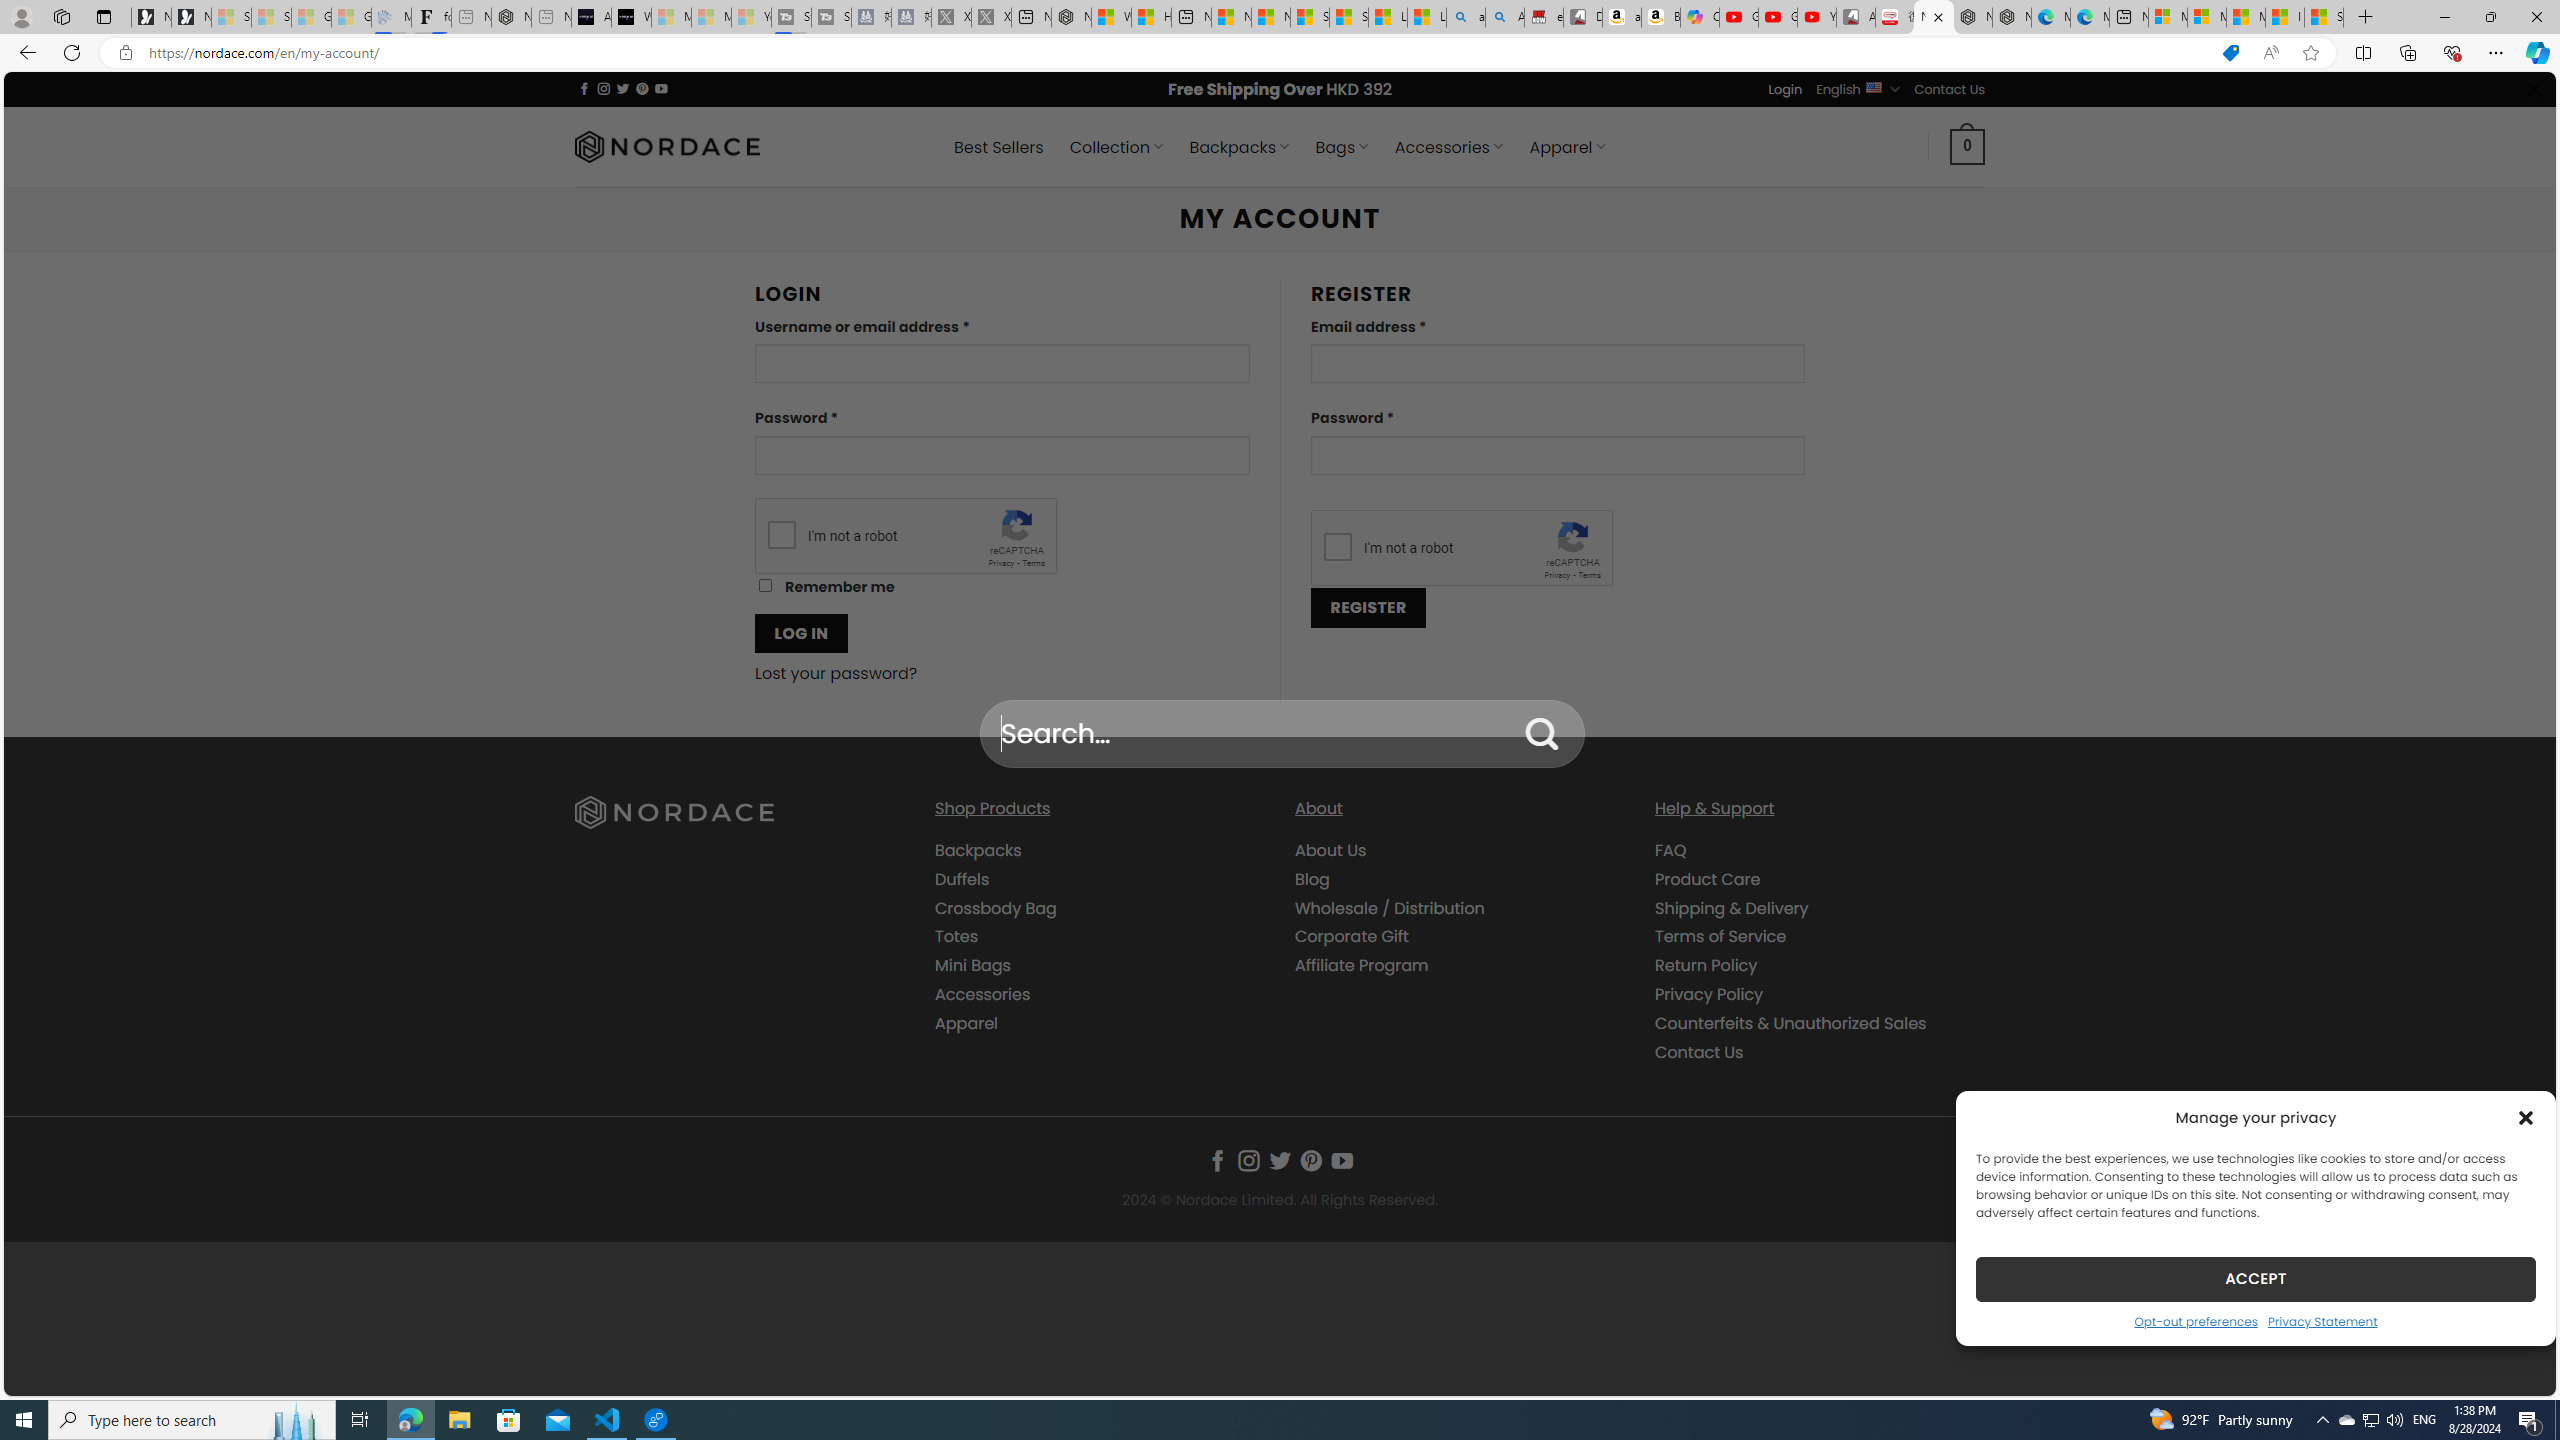  I want to click on 'Nordace - Nordace has arrived Hong Kong', so click(2011, 16).